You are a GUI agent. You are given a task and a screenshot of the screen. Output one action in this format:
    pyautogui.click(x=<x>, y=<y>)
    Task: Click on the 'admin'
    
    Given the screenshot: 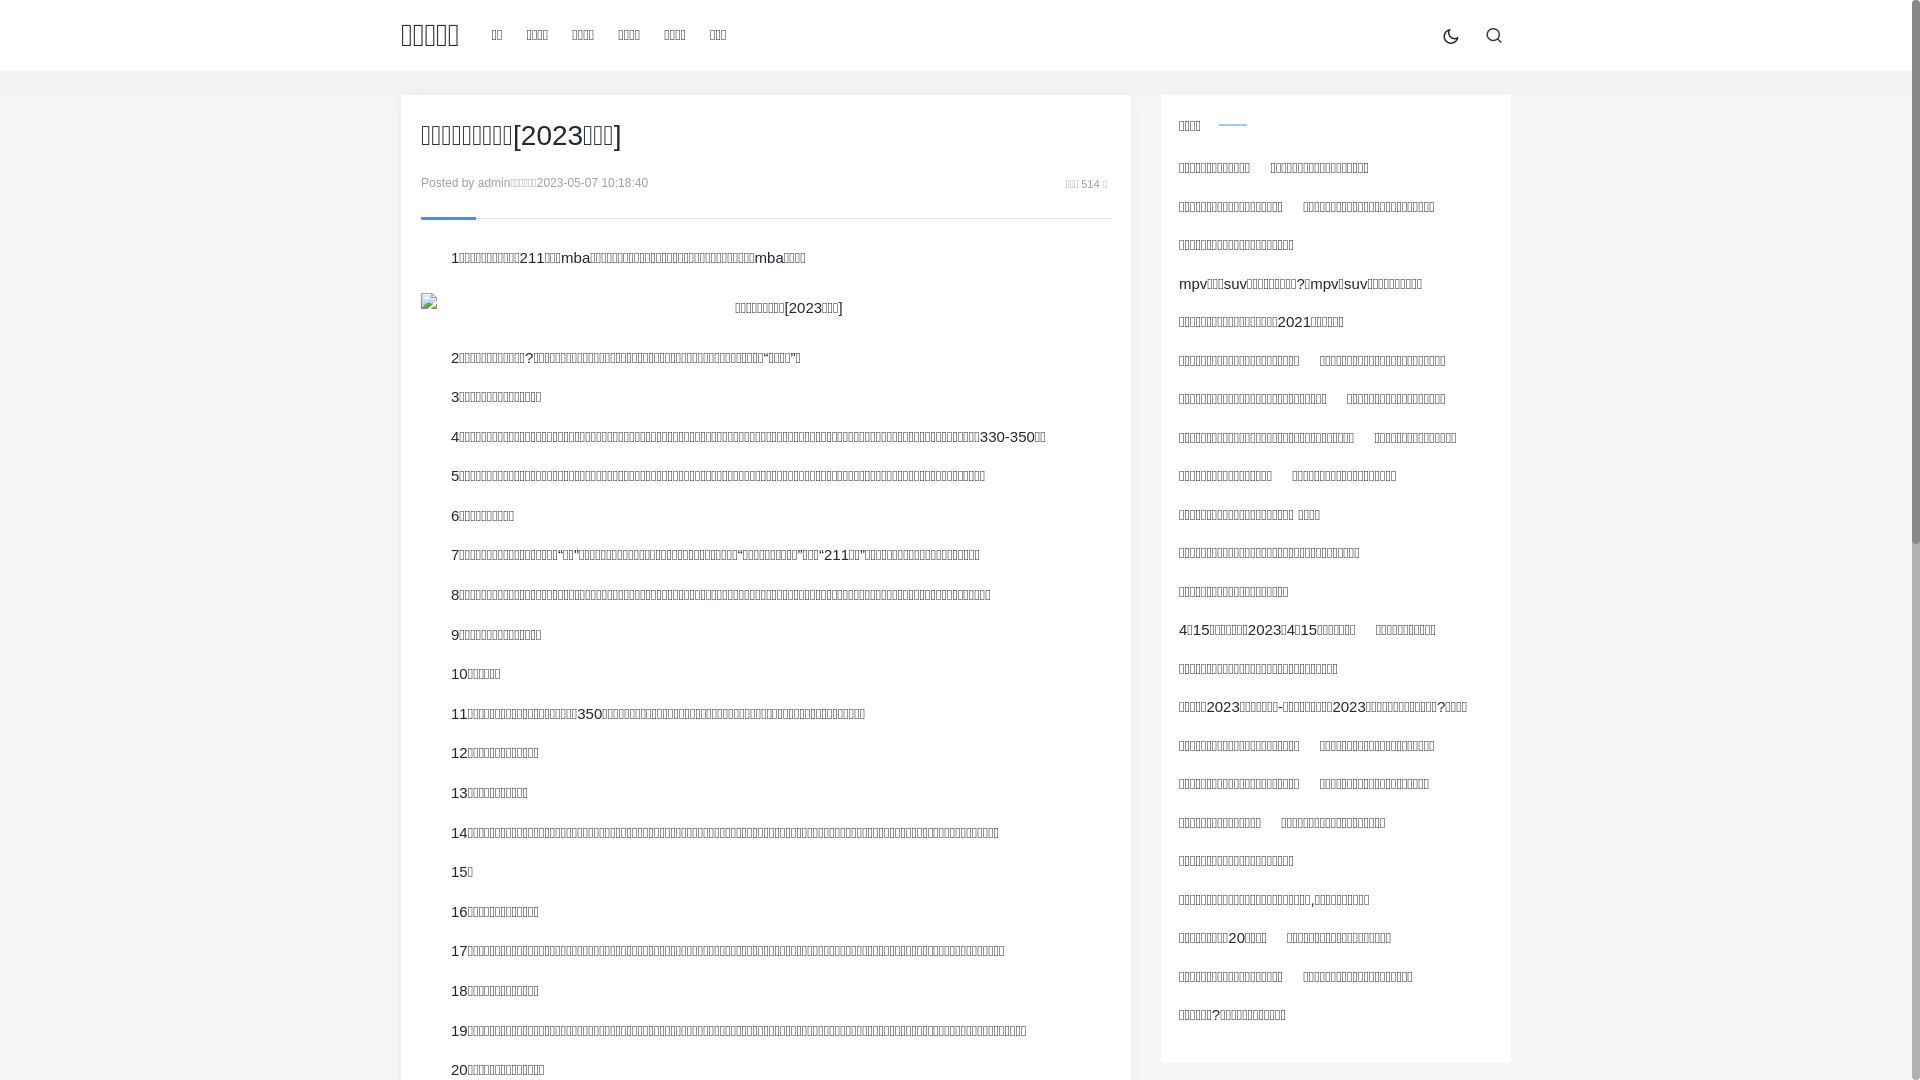 What is the action you would take?
    pyautogui.click(x=477, y=182)
    